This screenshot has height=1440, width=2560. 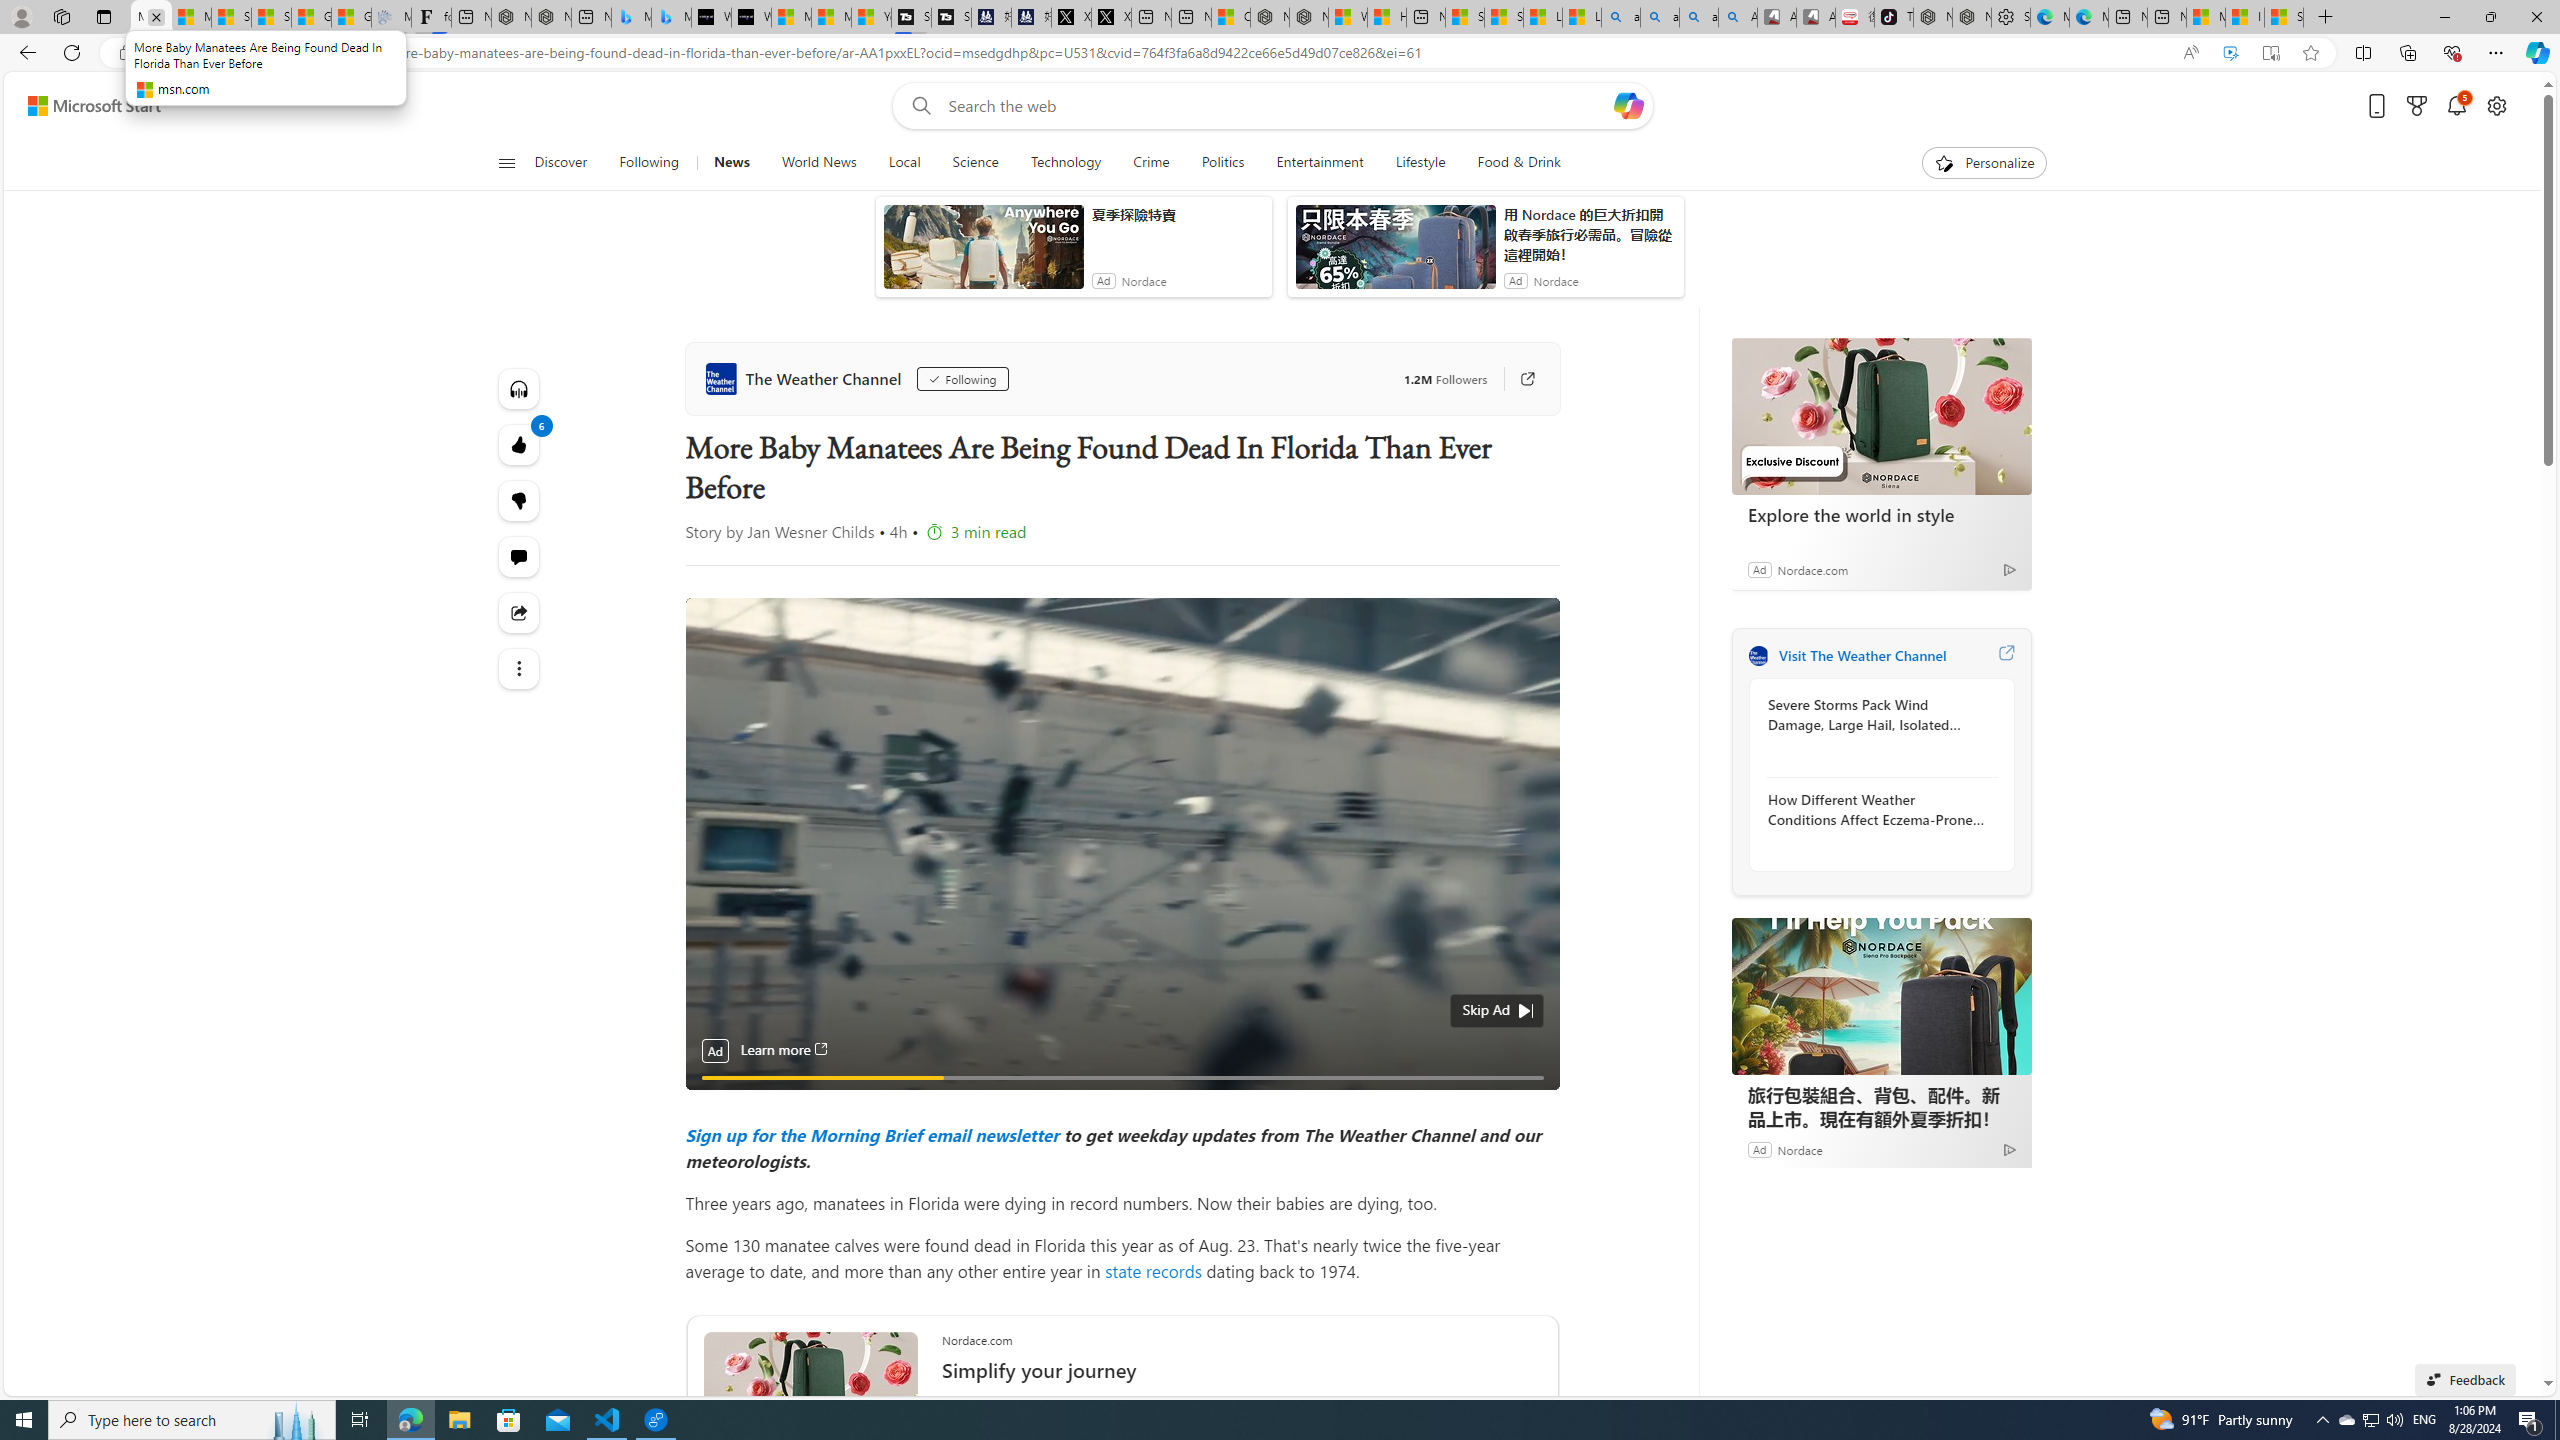 I want to click on 'Food & Drink', so click(x=1519, y=162).